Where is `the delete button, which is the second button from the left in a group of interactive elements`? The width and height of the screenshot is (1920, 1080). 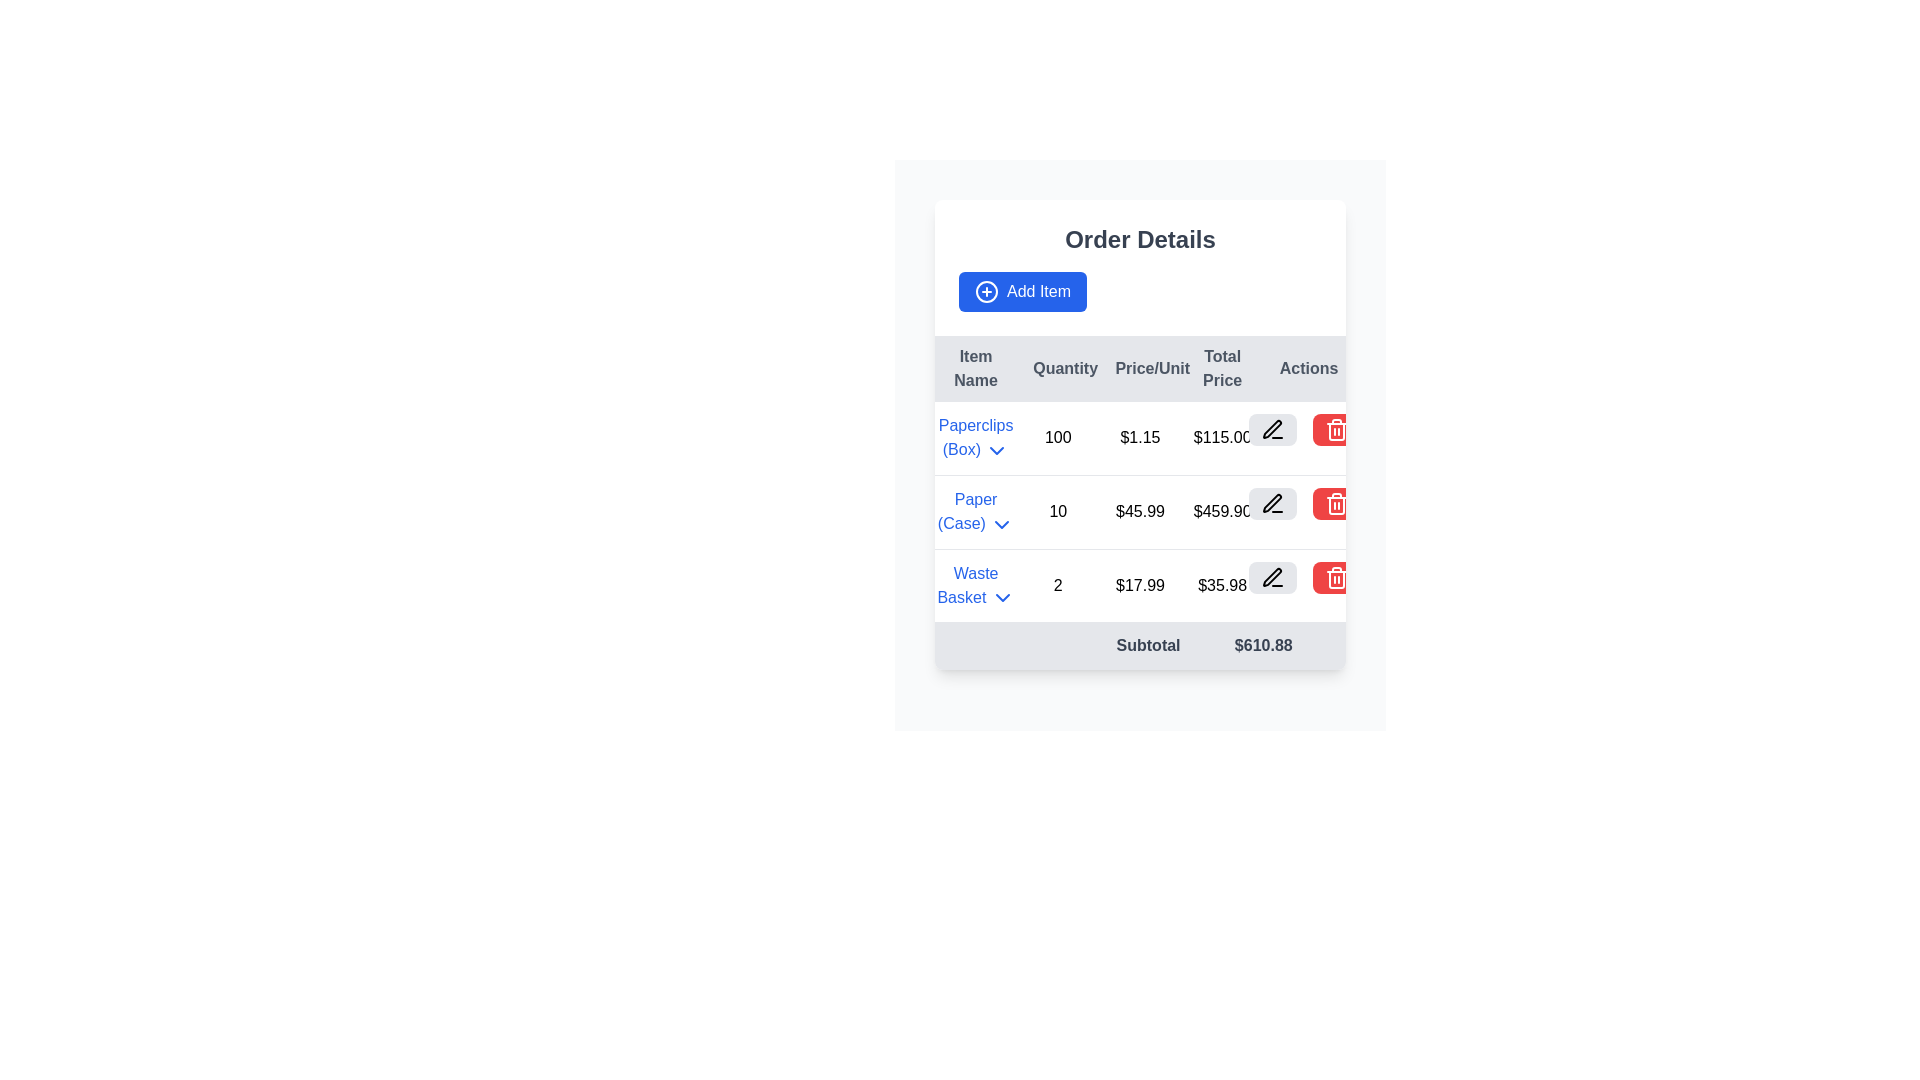 the delete button, which is the second button from the left in a group of interactive elements is located at coordinates (1336, 428).